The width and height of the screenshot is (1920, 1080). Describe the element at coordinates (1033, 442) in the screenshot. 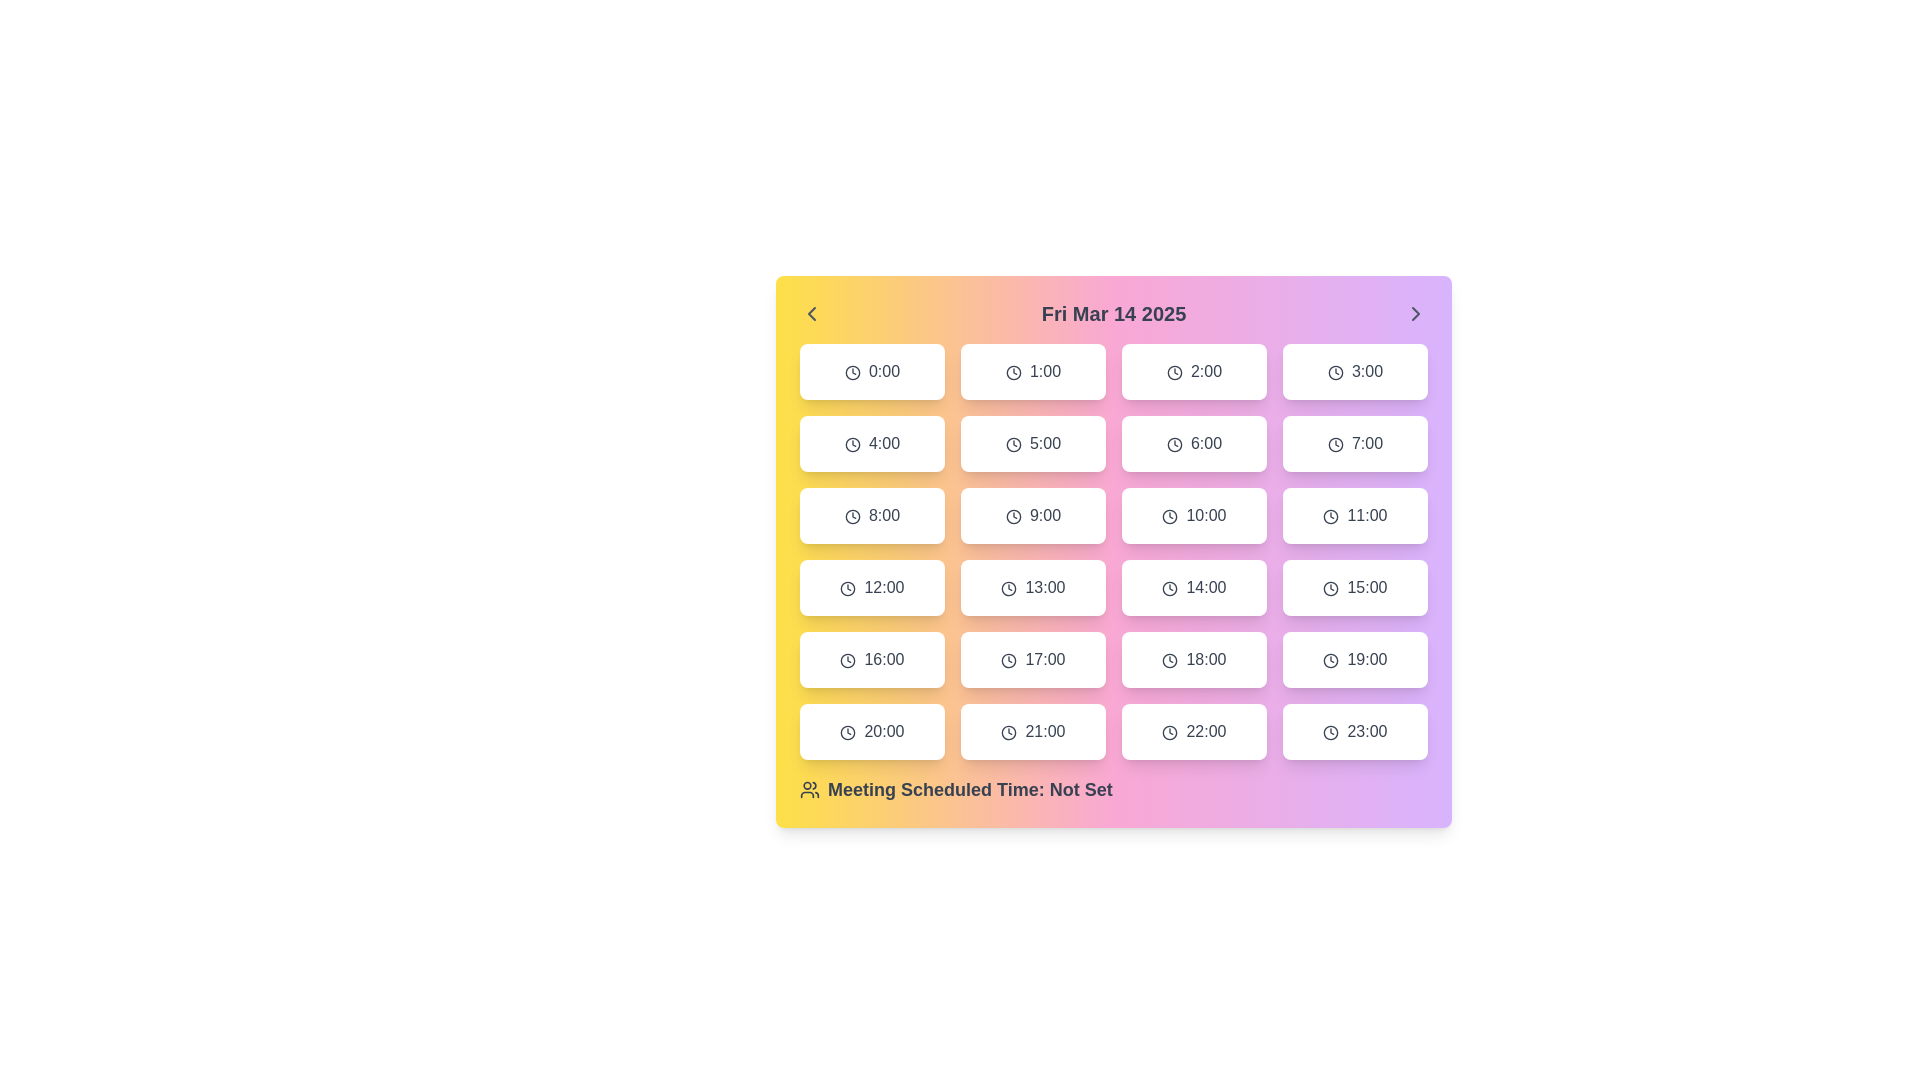

I see `the rectangular button labeled '5:00' with a clock icon on the left` at that location.